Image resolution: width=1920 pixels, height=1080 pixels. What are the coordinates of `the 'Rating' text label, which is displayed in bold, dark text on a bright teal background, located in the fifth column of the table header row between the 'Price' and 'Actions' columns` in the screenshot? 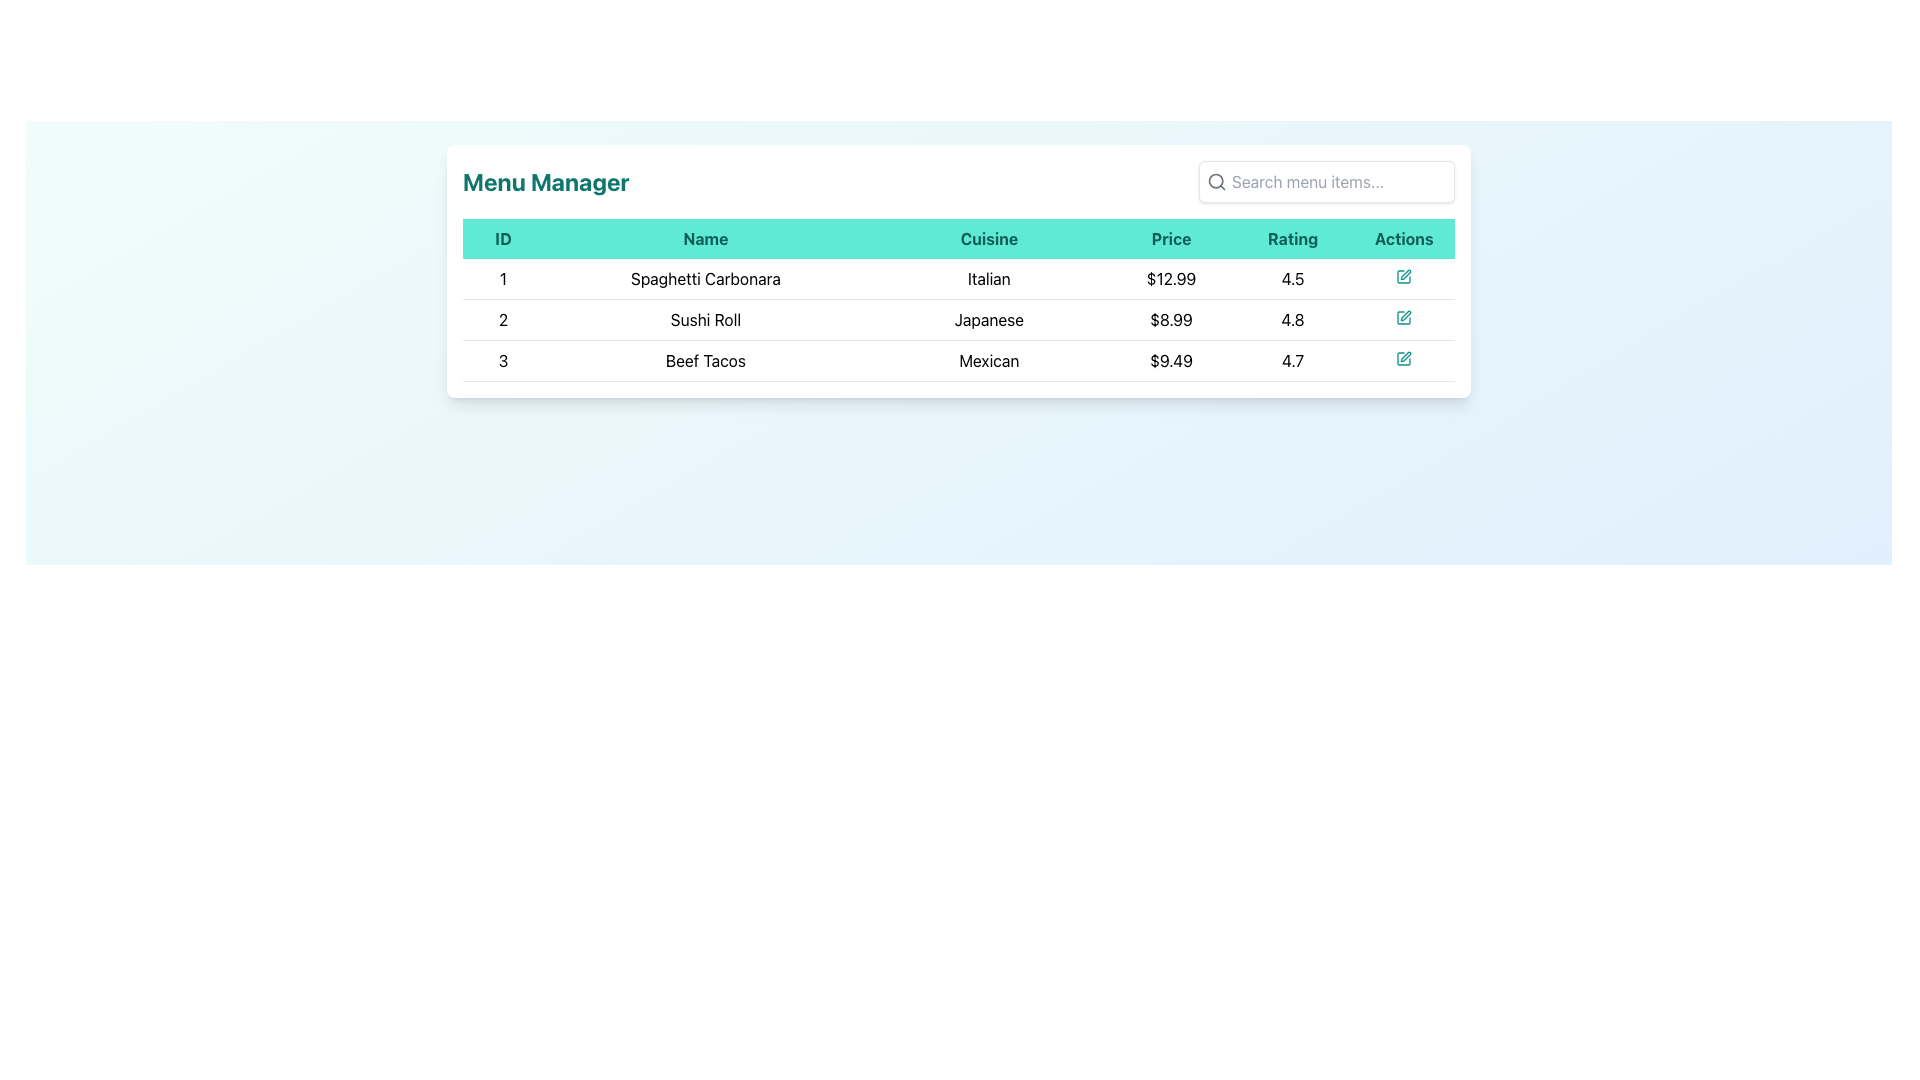 It's located at (1292, 238).